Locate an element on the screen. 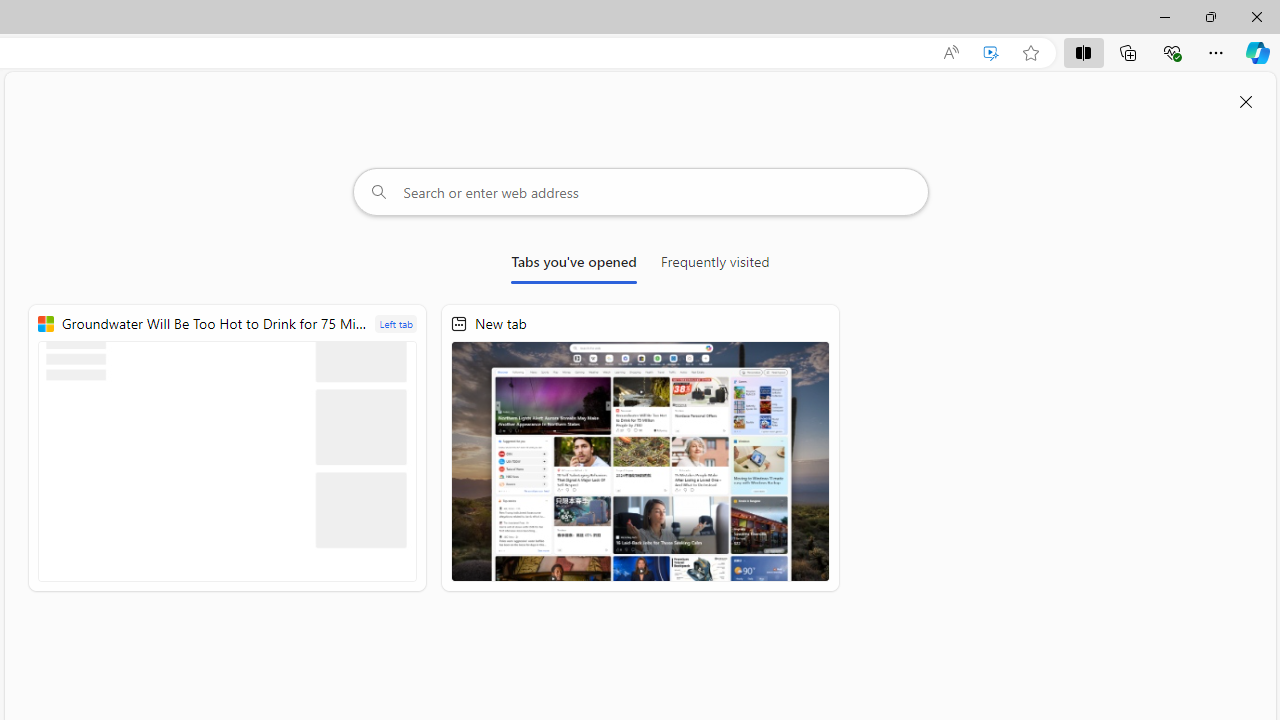 The height and width of the screenshot is (720, 1280). 'Enhance video' is located at coordinates (991, 52).